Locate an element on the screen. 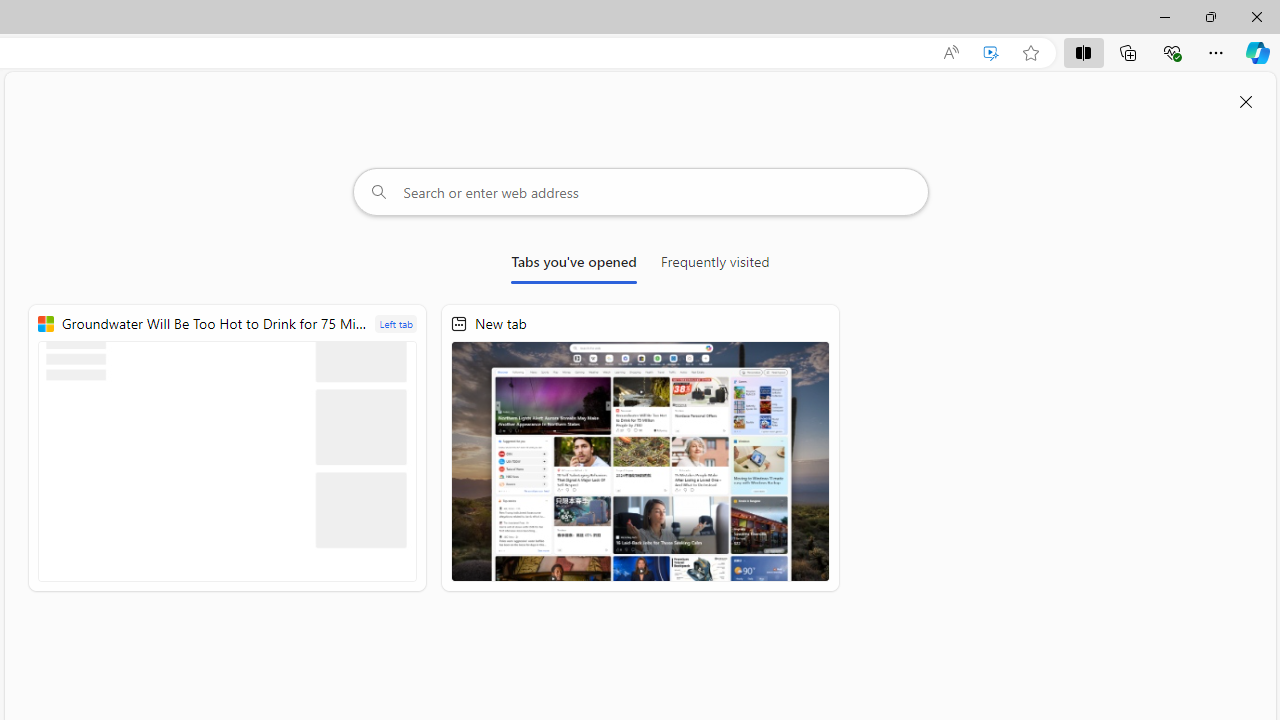 The height and width of the screenshot is (720, 1280). 'Enhance video' is located at coordinates (991, 52).